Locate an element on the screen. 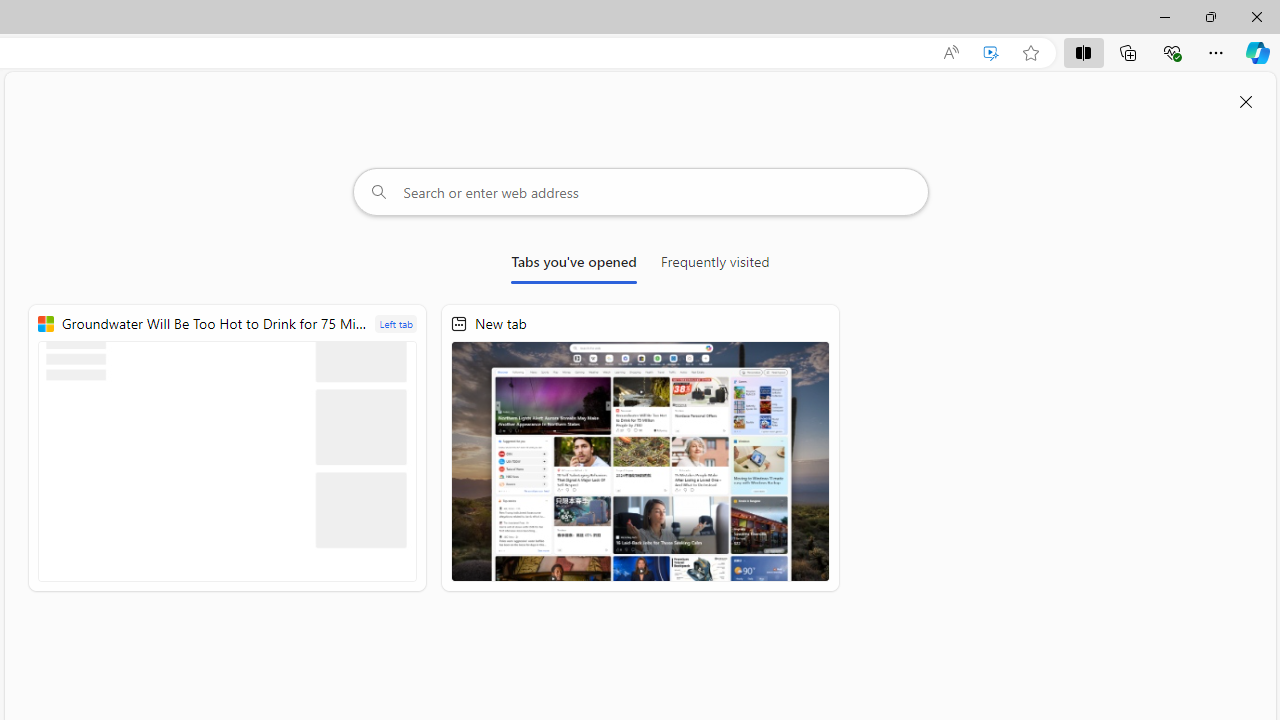 The height and width of the screenshot is (720, 1280). 'Enhance video' is located at coordinates (991, 52).